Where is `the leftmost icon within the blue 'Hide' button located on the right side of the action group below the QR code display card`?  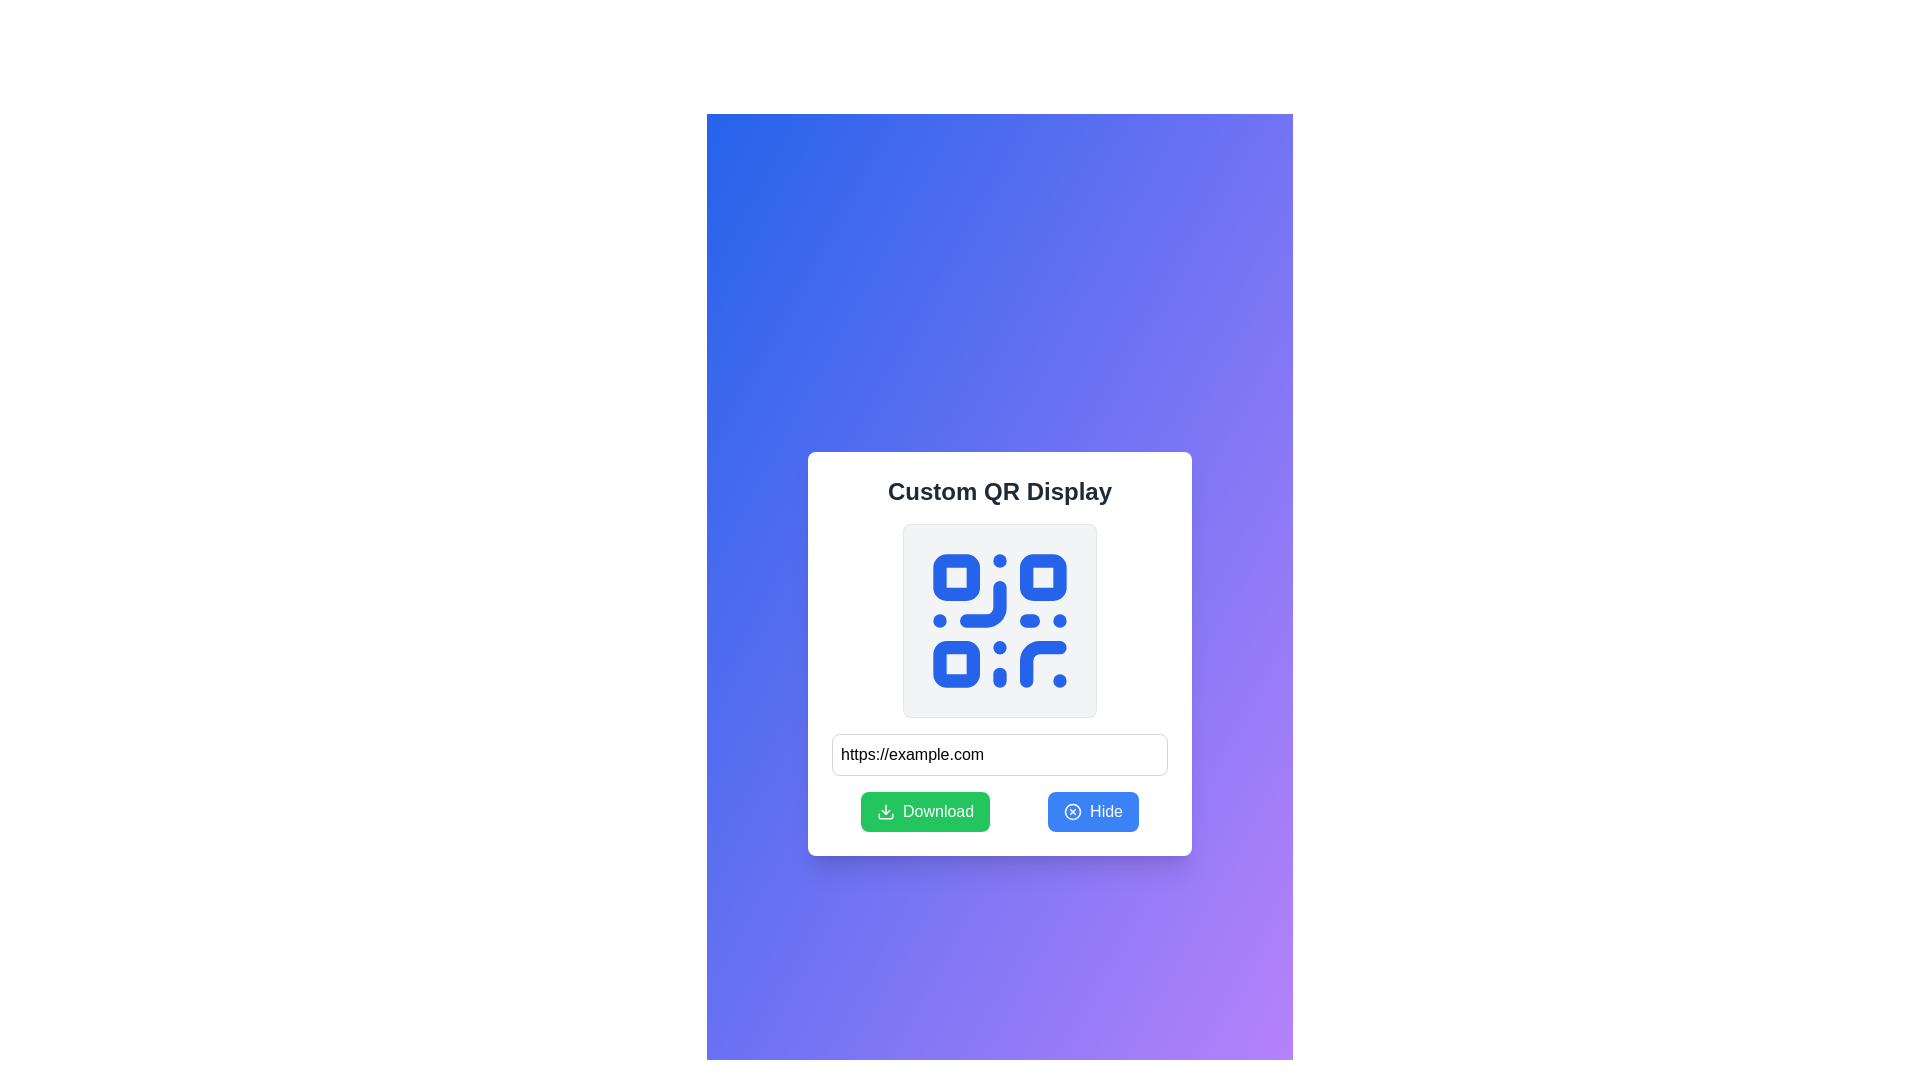 the leftmost icon within the blue 'Hide' button located on the right side of the action group below the QR code display card is located at coordinates (1072, 812).